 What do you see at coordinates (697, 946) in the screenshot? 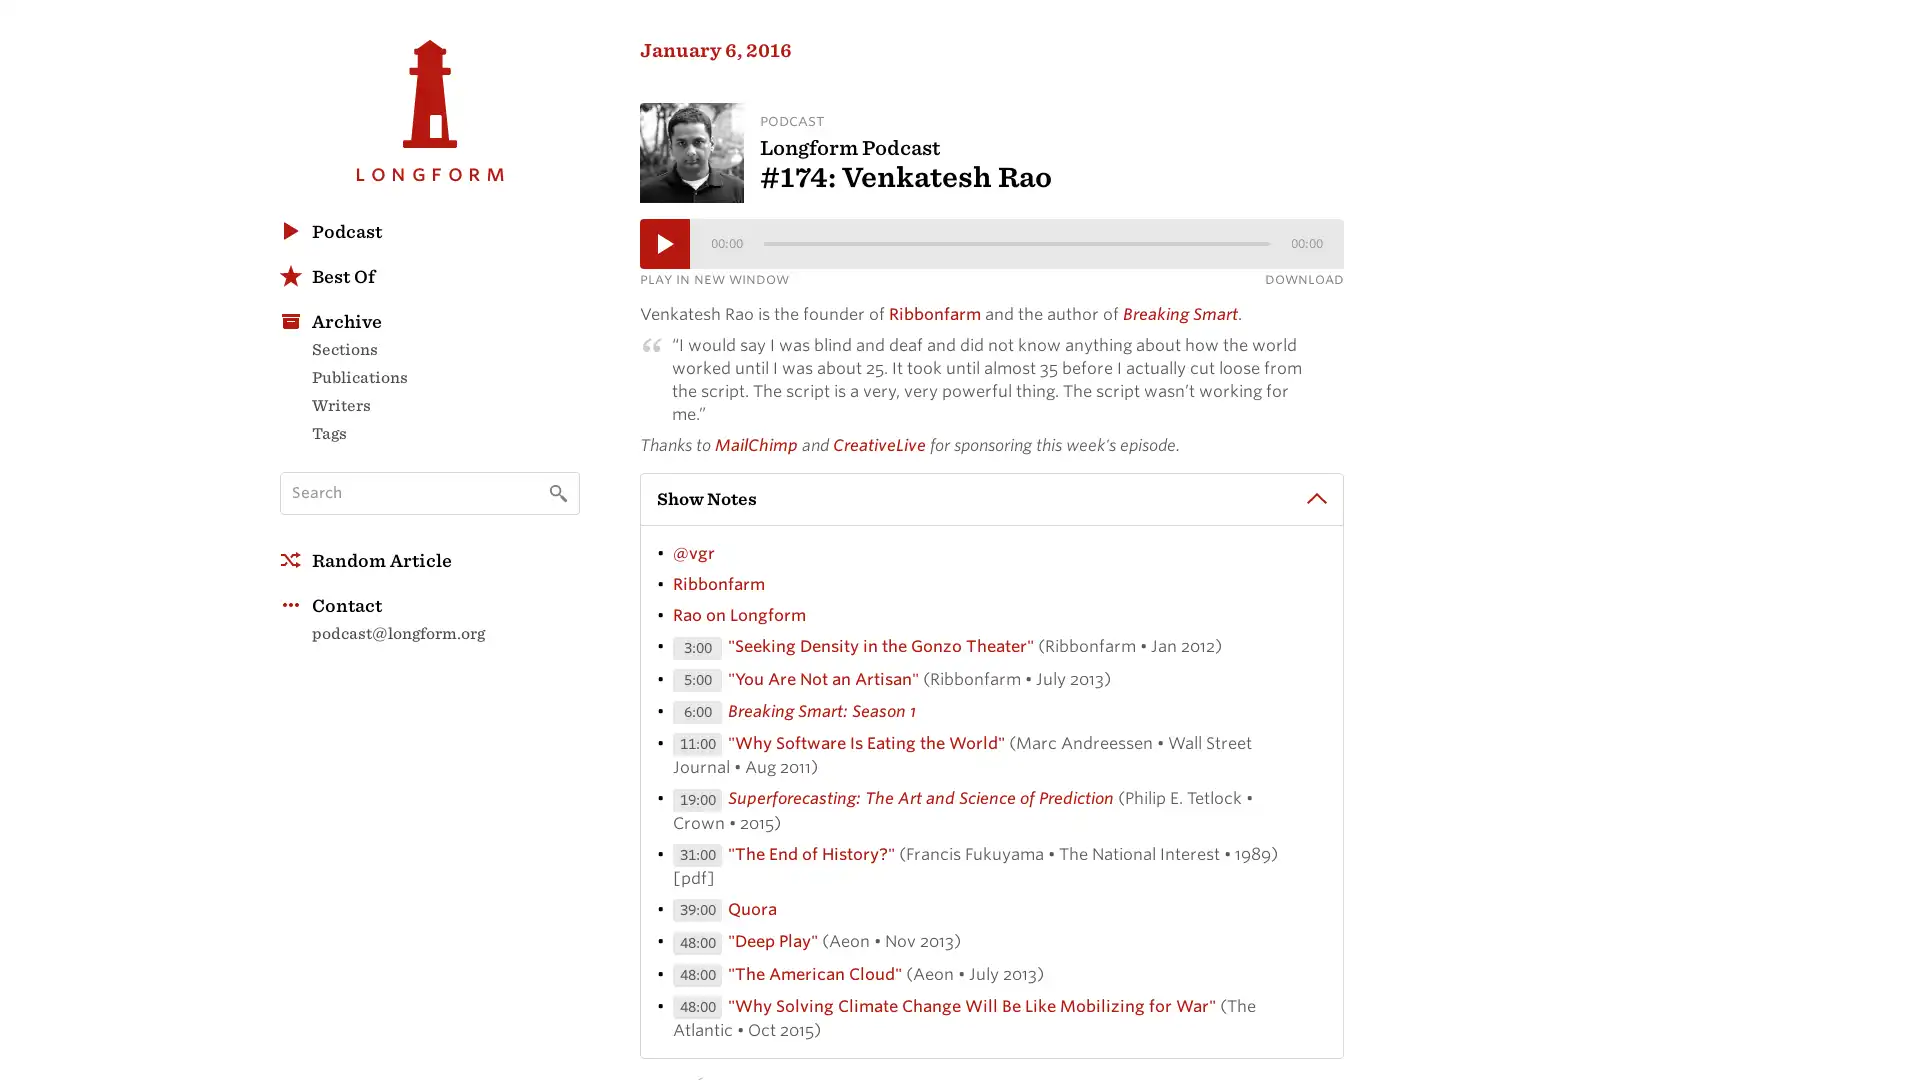
I see `48:00` at bounding box center [697, 946].